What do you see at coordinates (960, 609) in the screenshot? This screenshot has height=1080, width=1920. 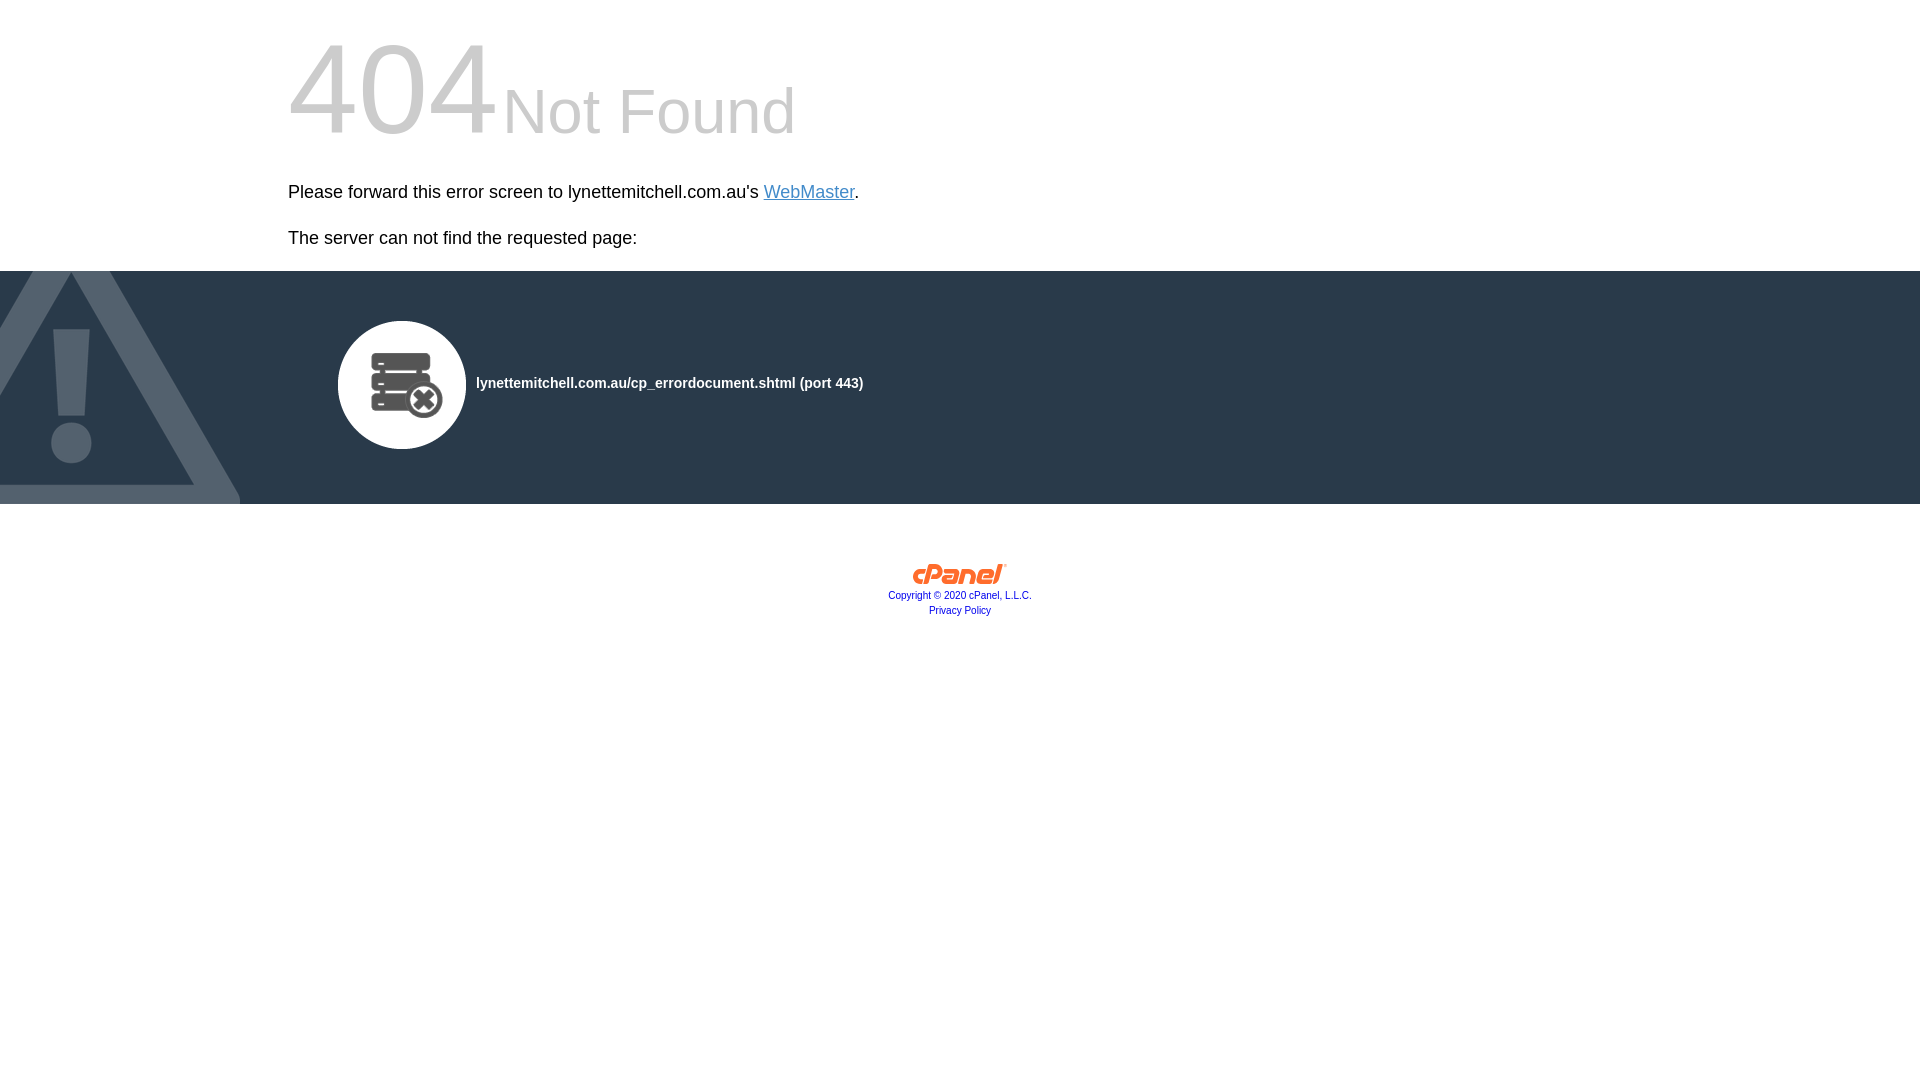 I see `'Privacy Policy'` at bounding box center [960, 609].